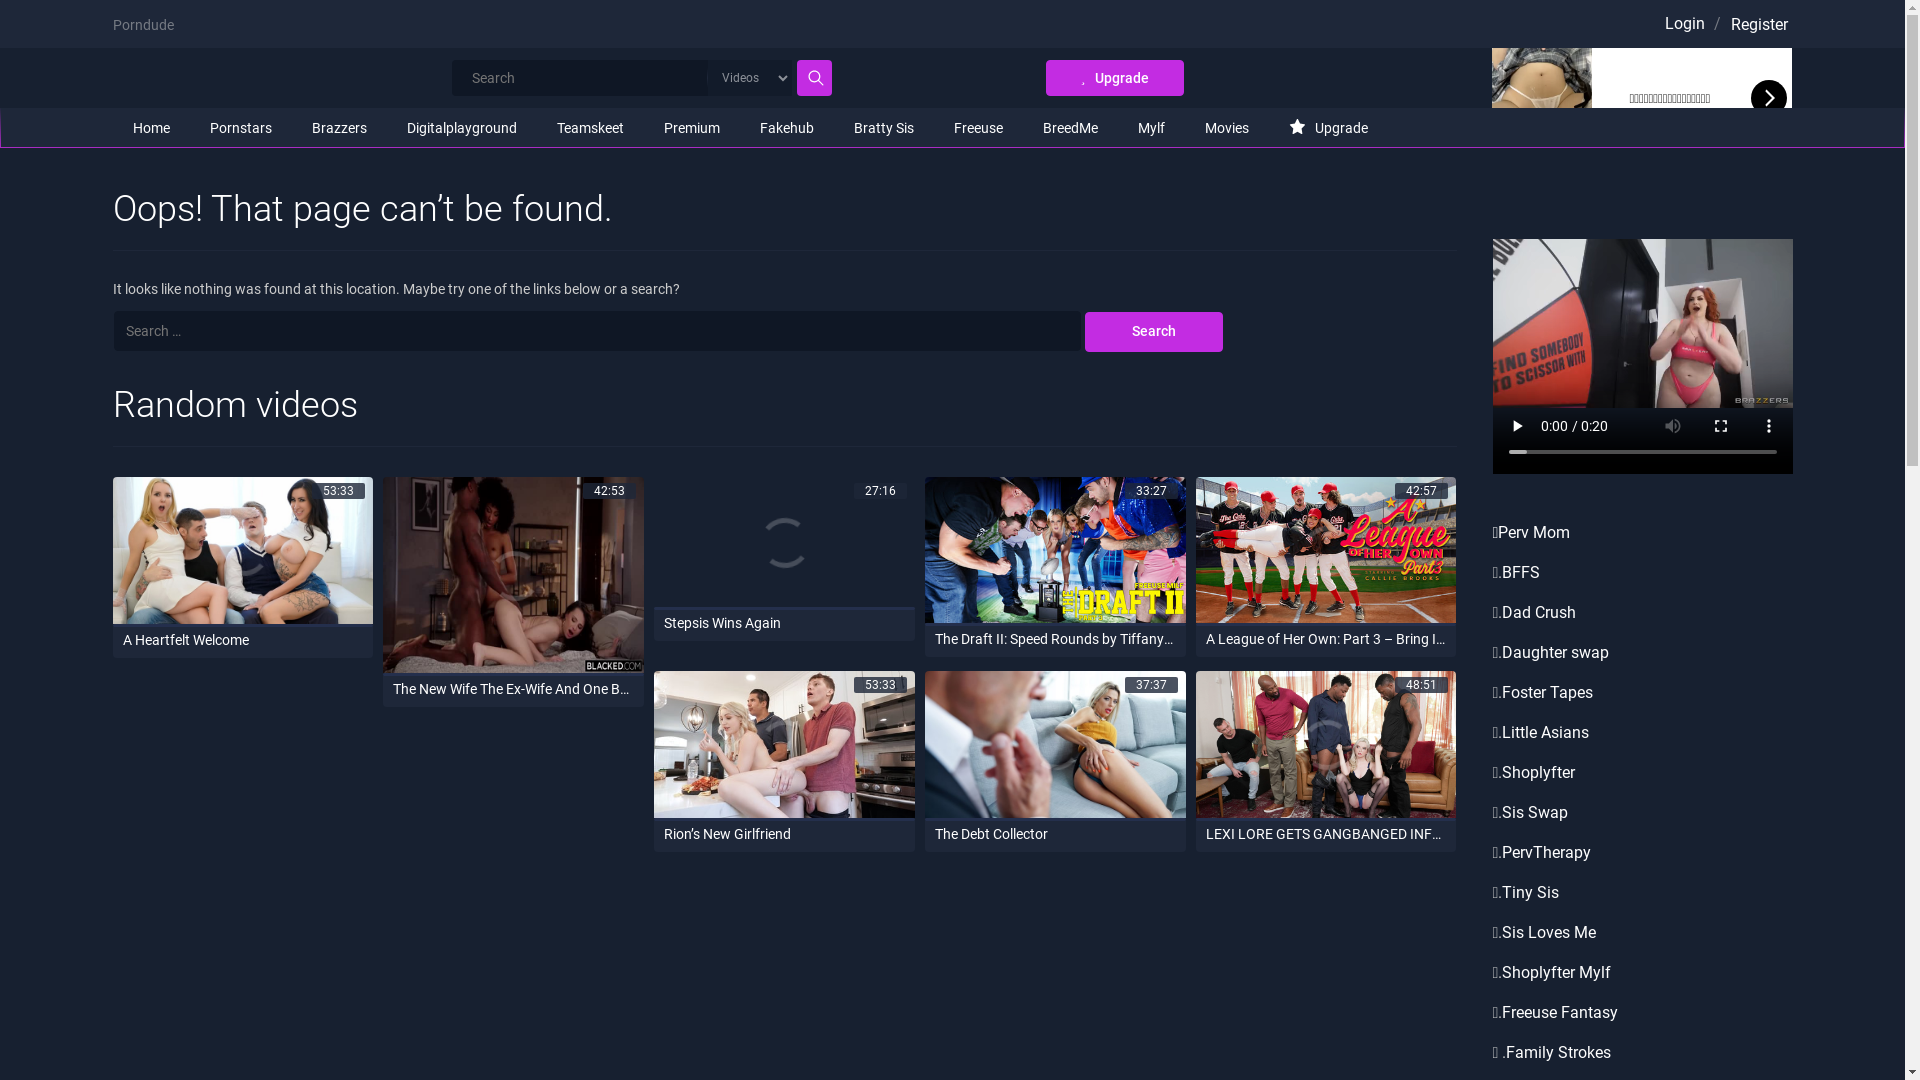 This screenshot has width=1920, height=1080. Describe the element at coordinates (383, 576) in the screenshot. I see `'42:53'` at that location.